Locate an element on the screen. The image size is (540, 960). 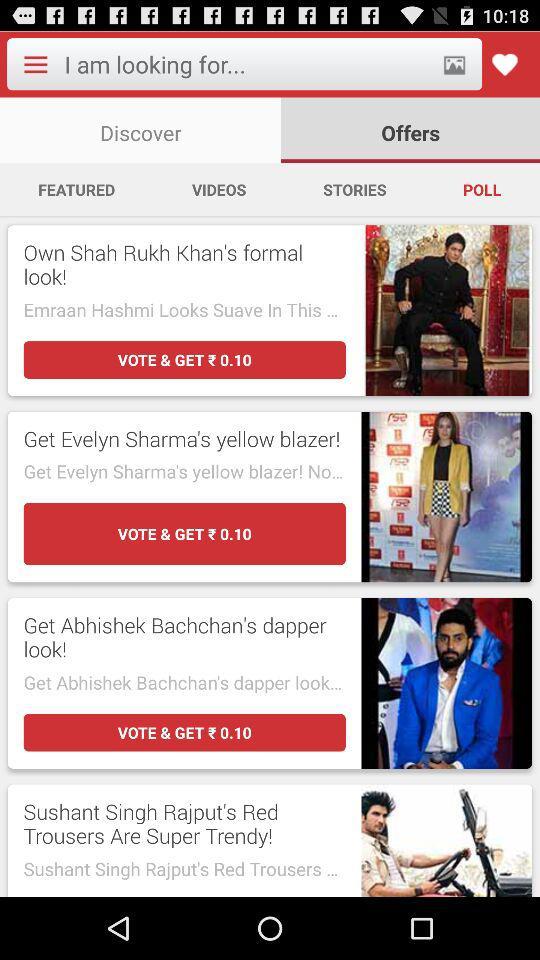
type to search is located at coordinates (247, 64).